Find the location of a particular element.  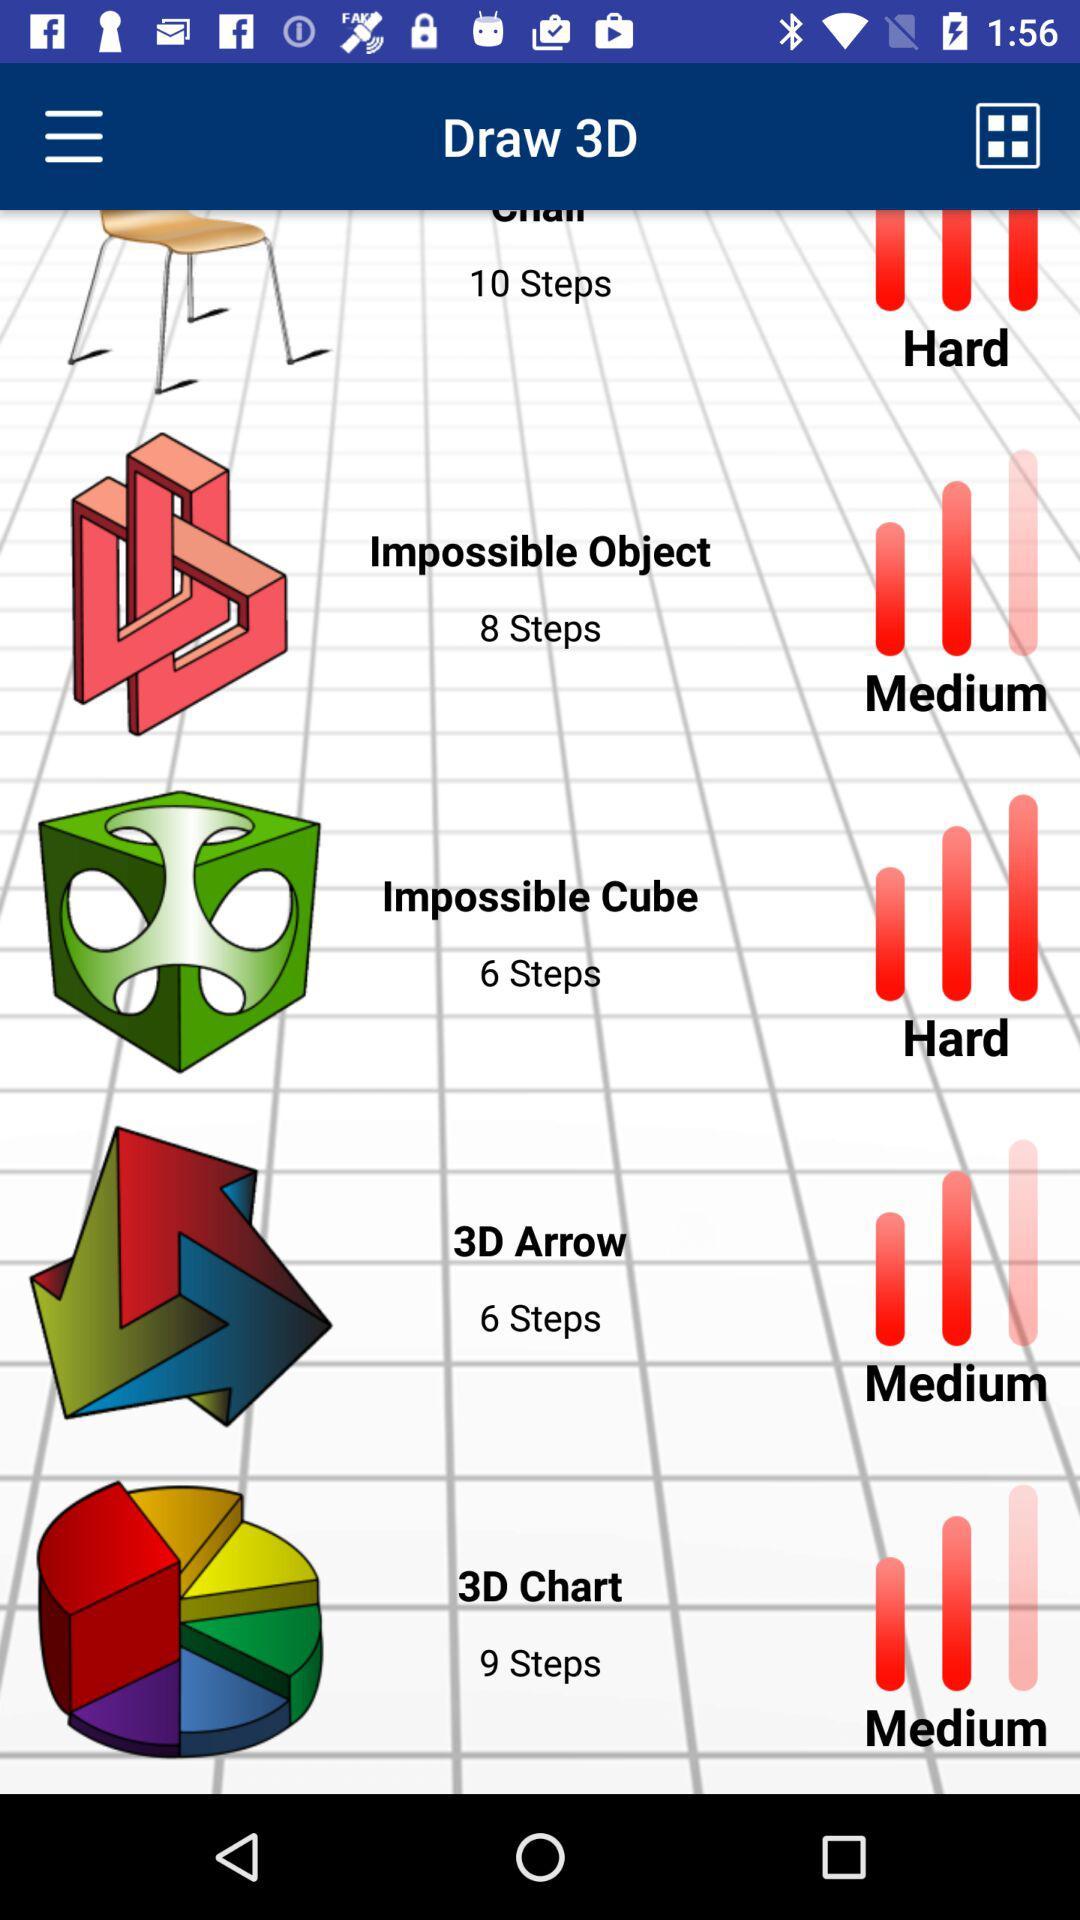

item to the left of chair item is located at coordinates (72, 135).